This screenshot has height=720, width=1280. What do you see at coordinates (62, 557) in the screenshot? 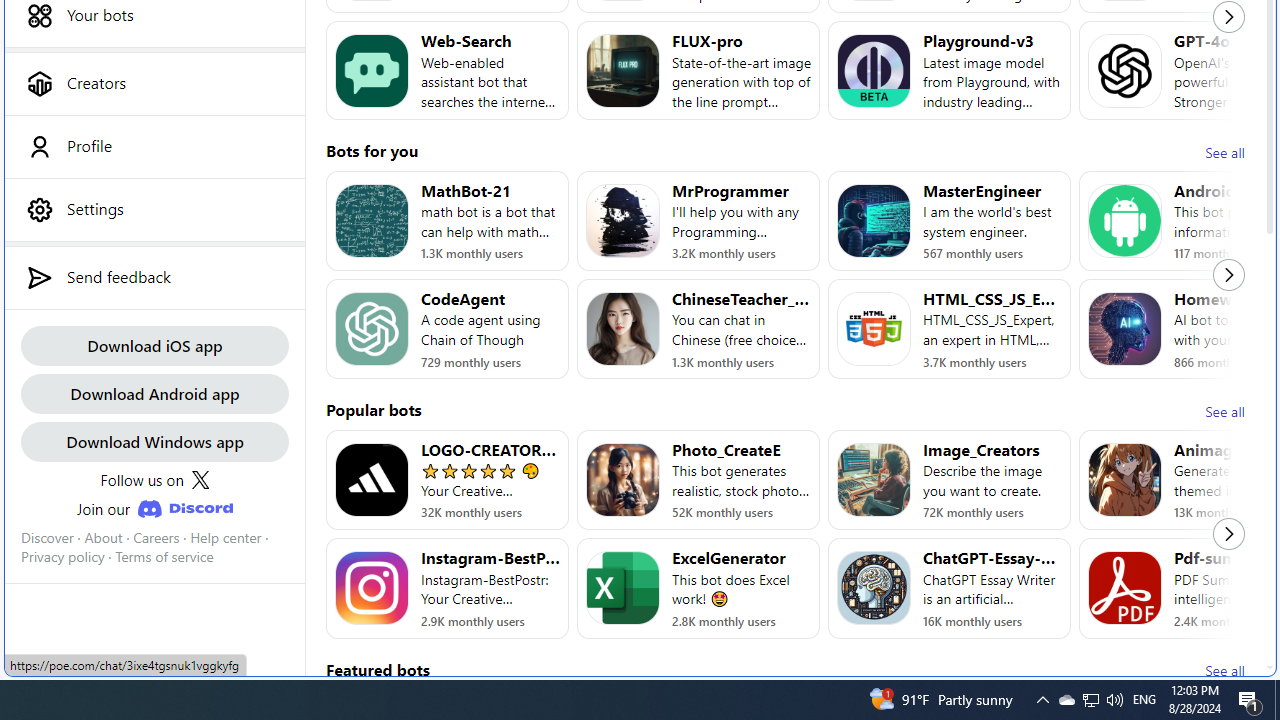
I see `'Privacy policy'` at bounding box center [62, 557].